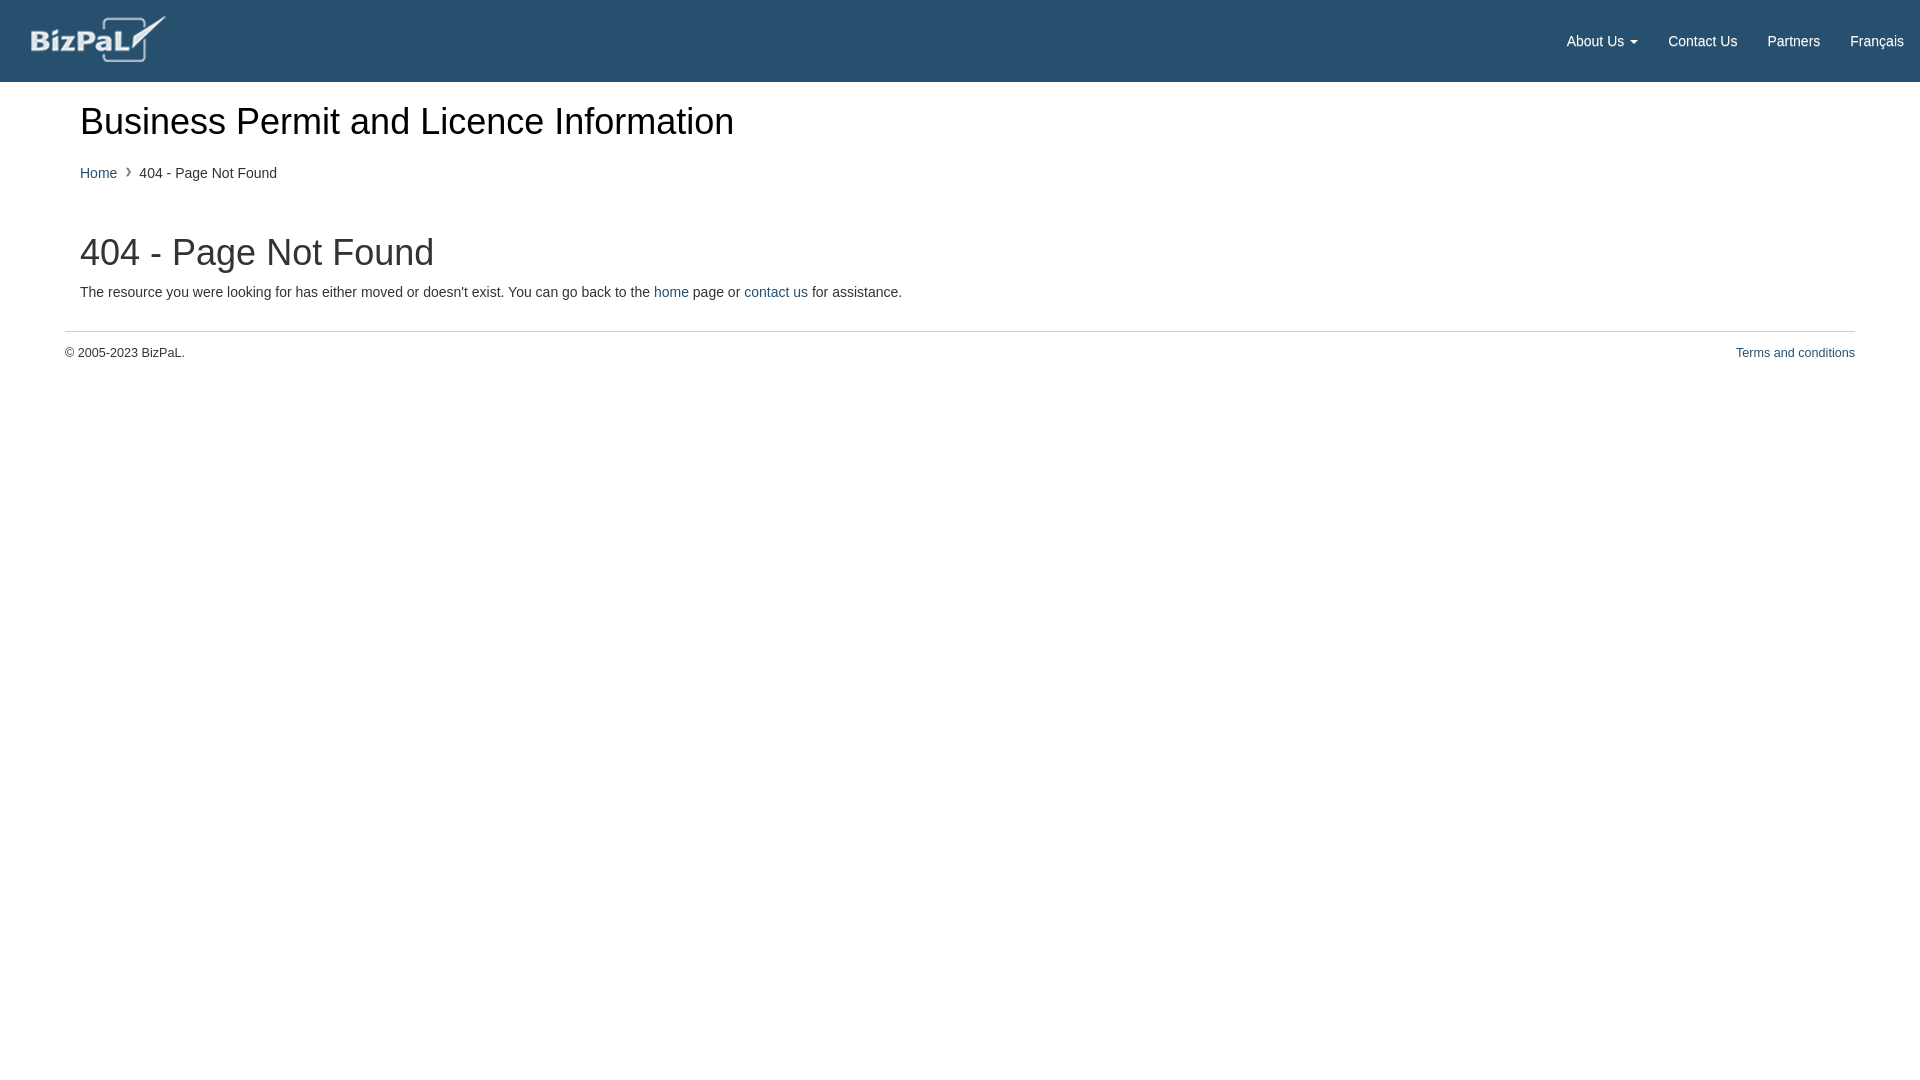 The width and height of the screenshot is (1920, 1080). Describe the element at coordinates (671, 292) in the screenshot. I see `'home'` at that location.